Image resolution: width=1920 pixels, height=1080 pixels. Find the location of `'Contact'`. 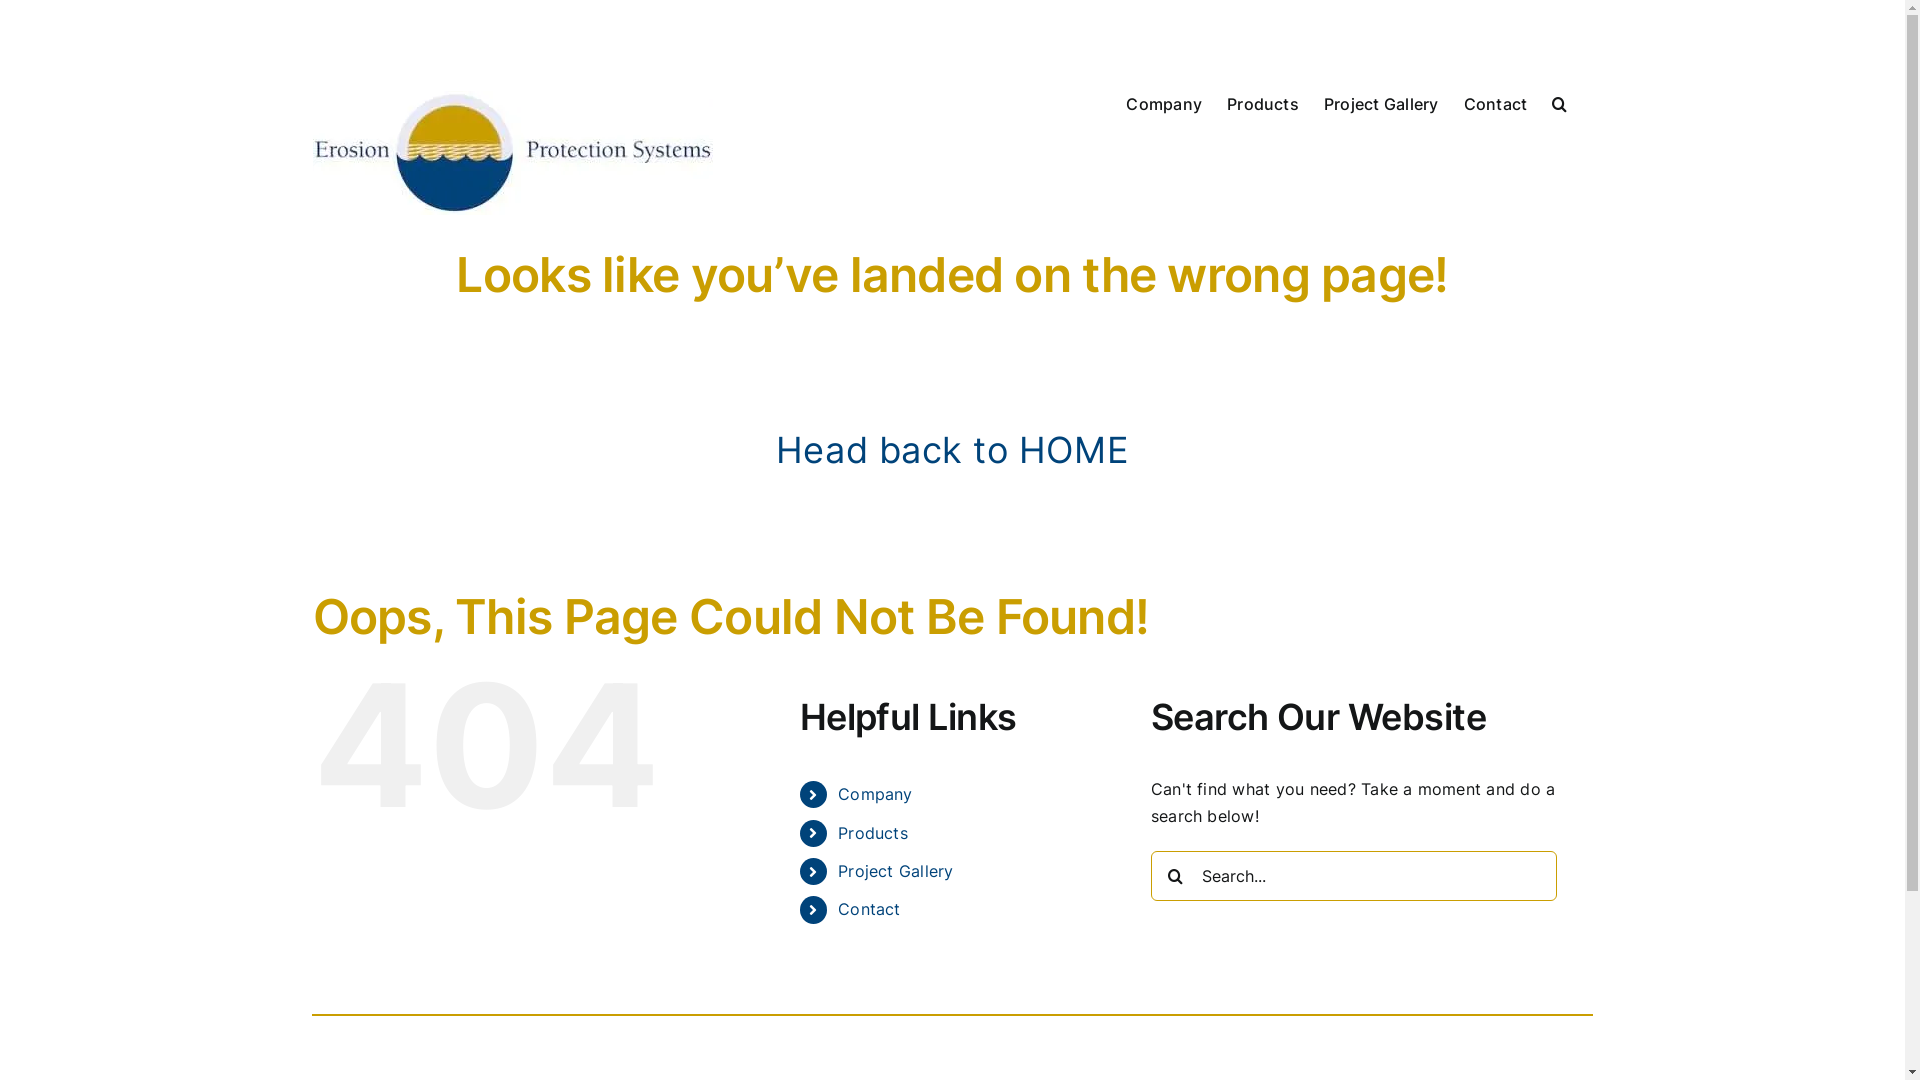

'Contact' is located at coordinates (869, 909).